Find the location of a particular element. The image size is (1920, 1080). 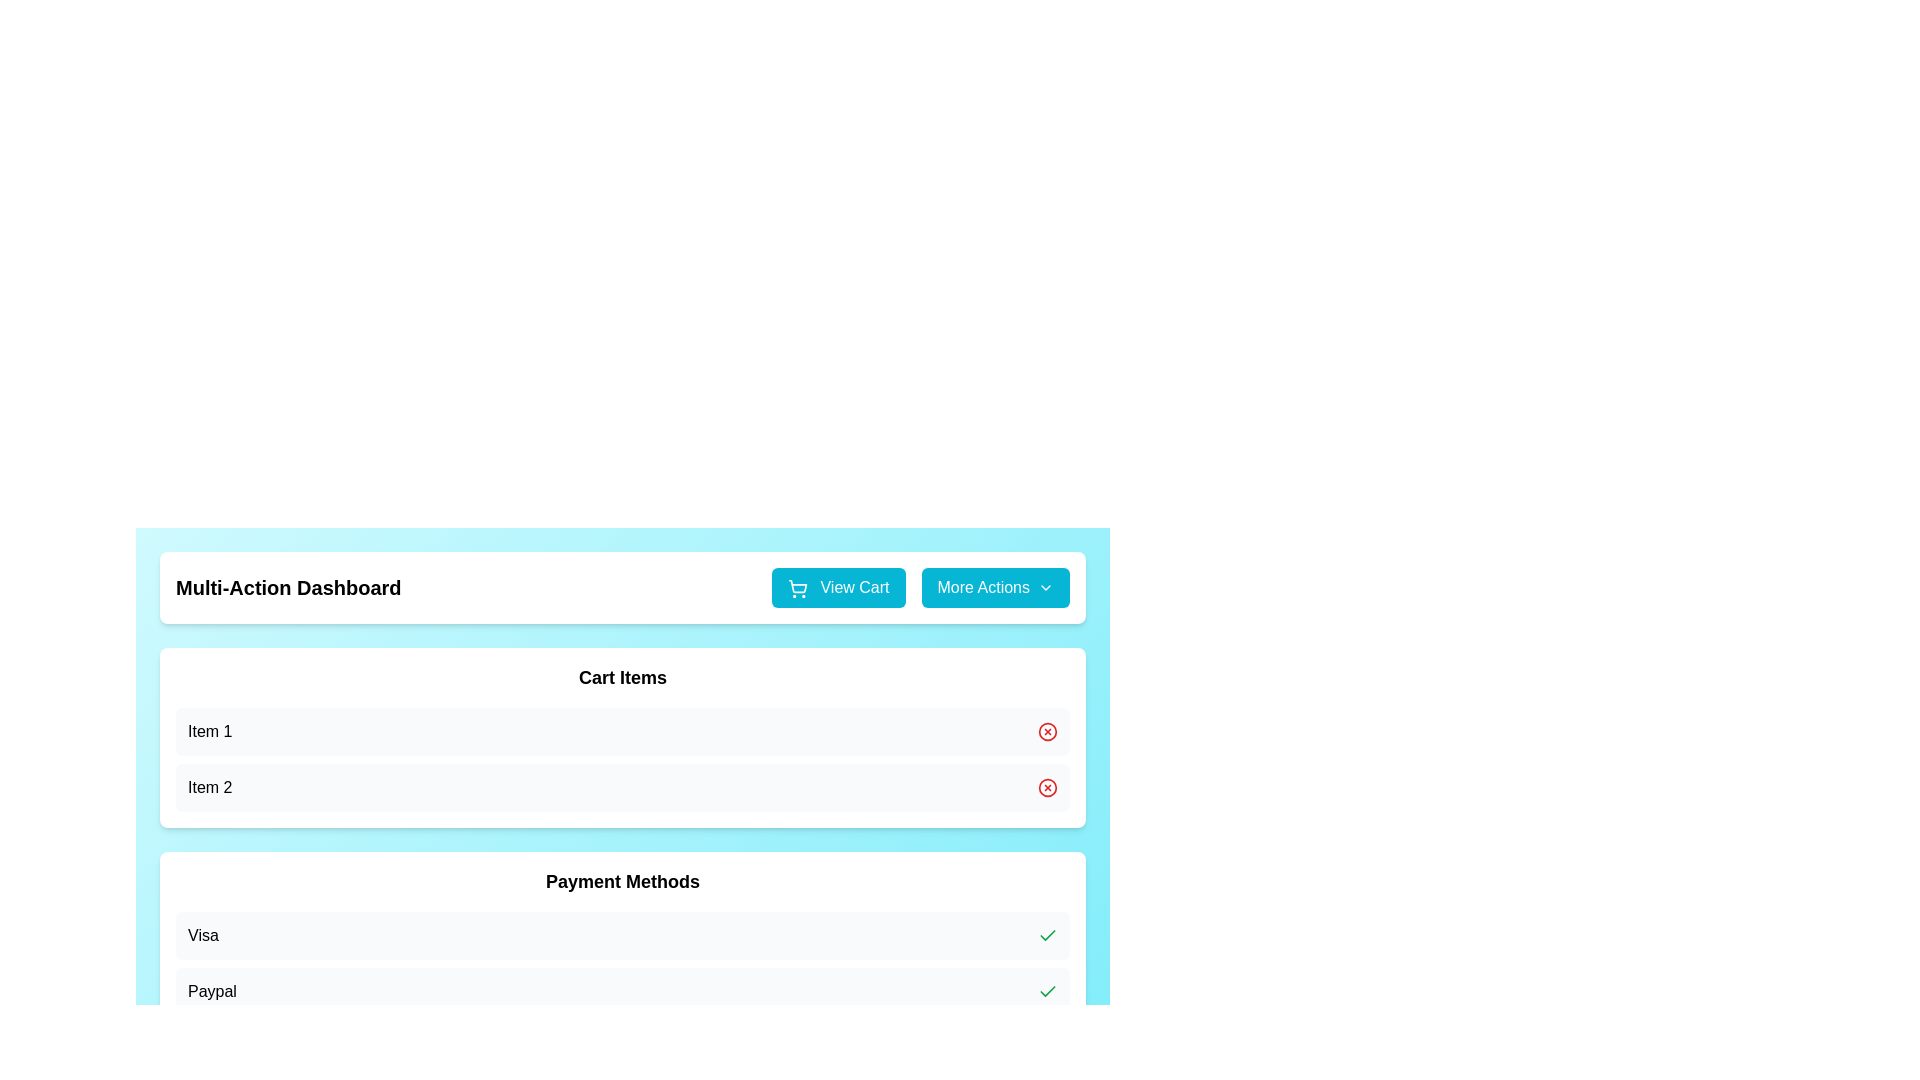

the 'Paypal' payment method SVG icon is located at coordinates (1046, 991).